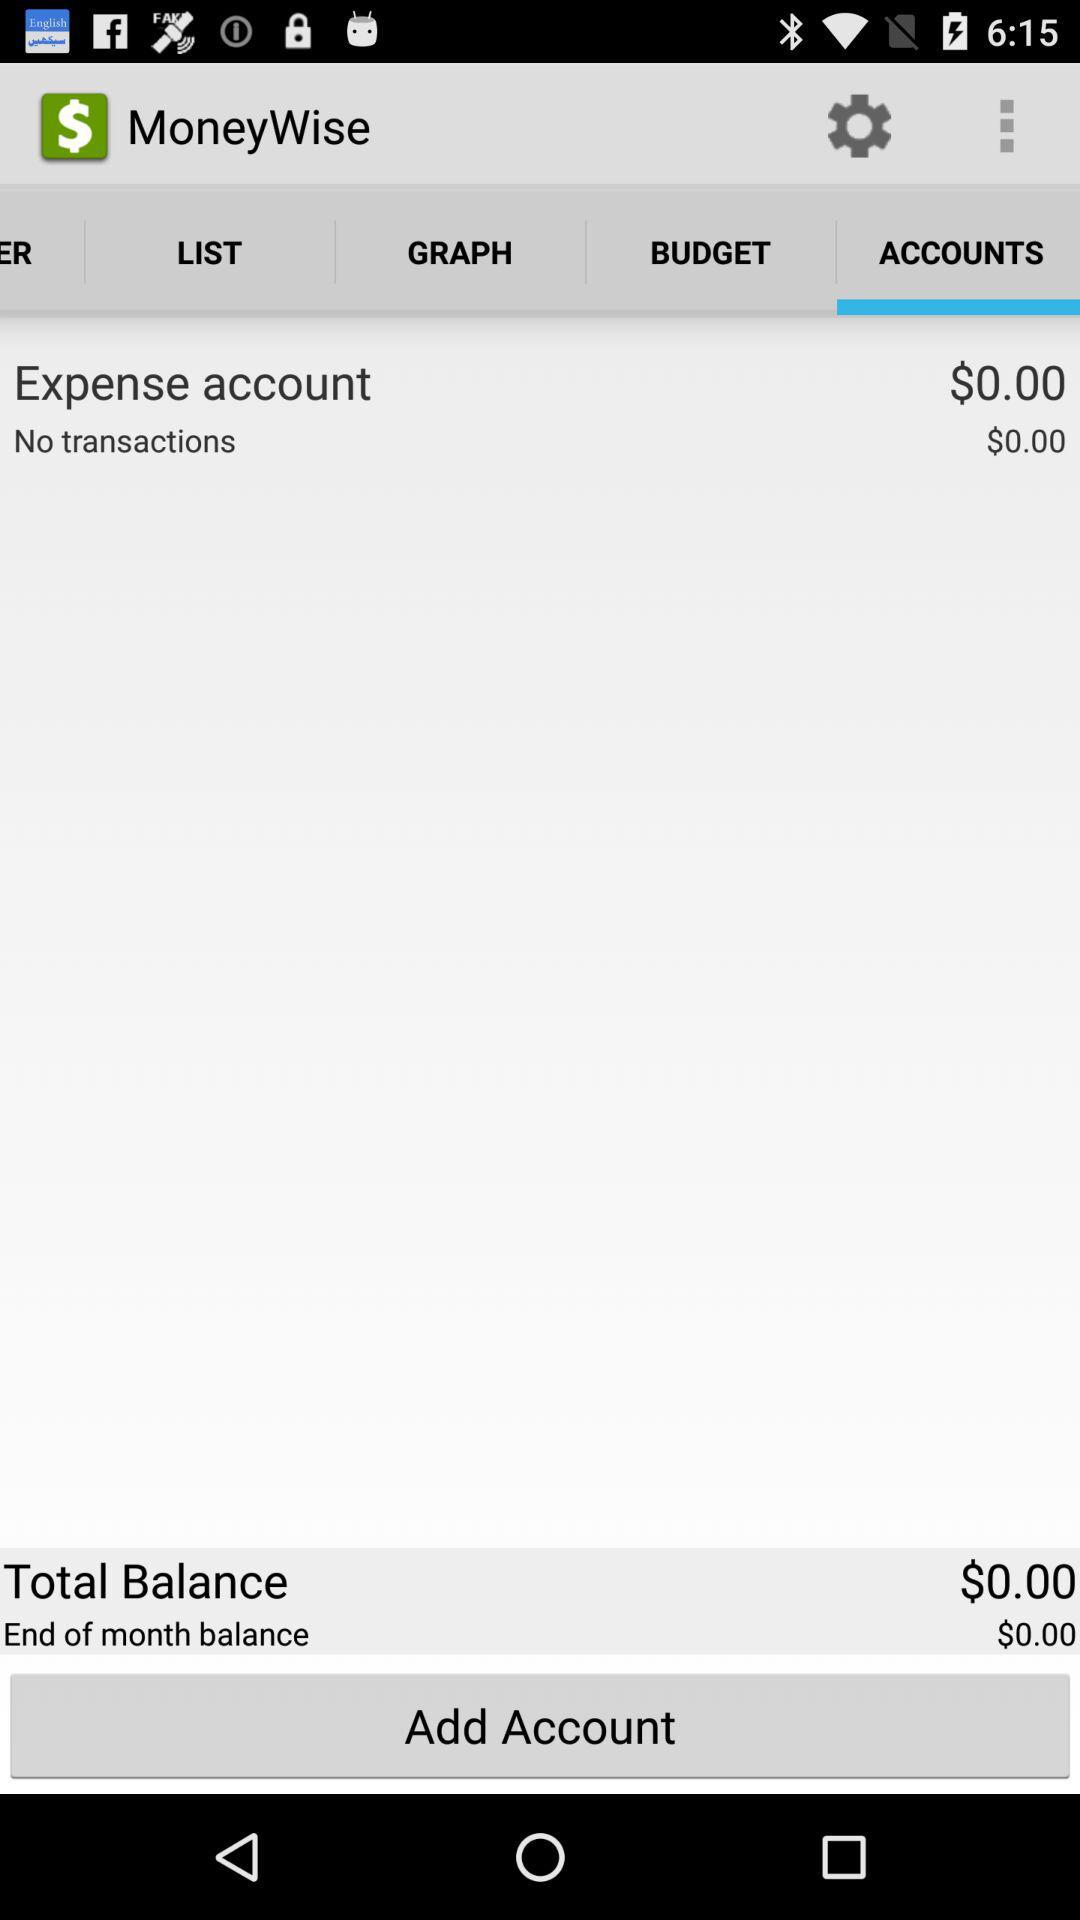  I want to click on the app next to the no transactions item, so click(610, 436).